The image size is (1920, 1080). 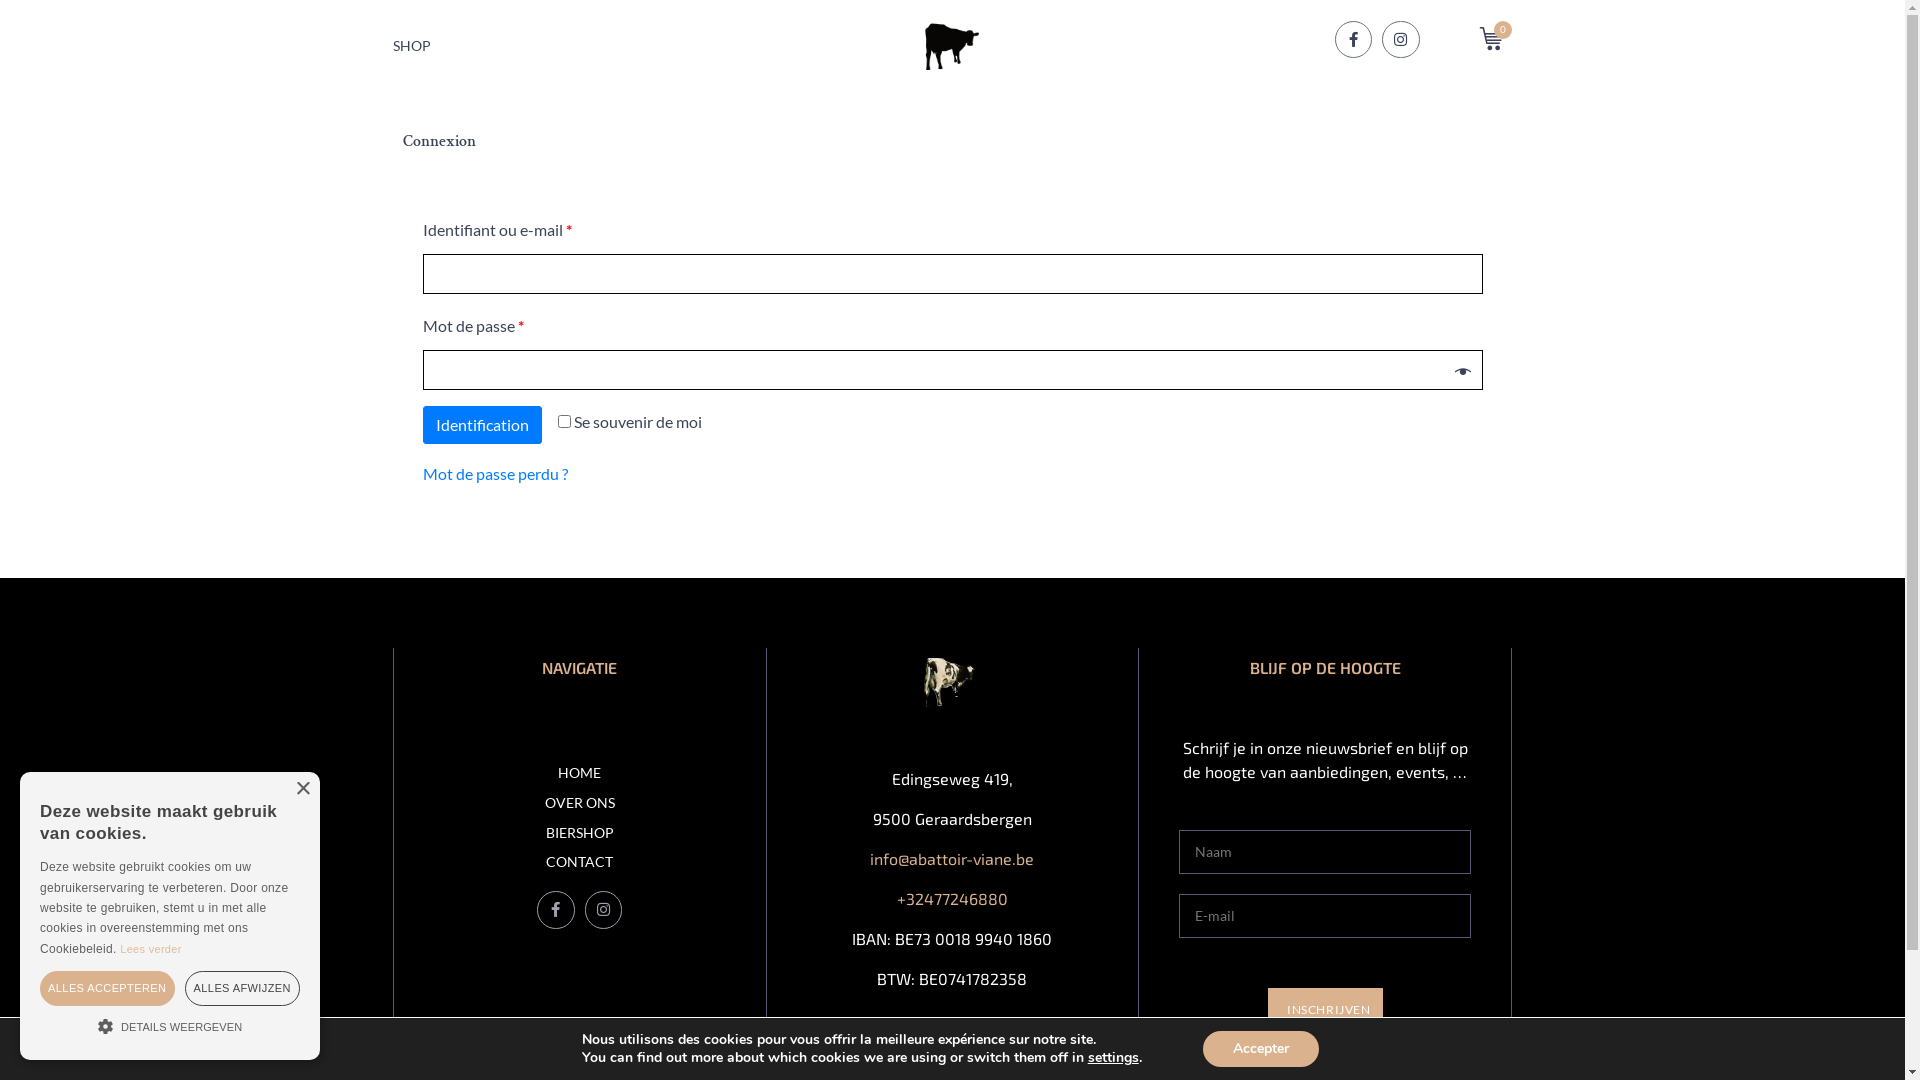 What do you see at coordinates (421, 473) in the screenshot?
I see `'Mot de passe perdu ?'` at bounding box center [421, 473].